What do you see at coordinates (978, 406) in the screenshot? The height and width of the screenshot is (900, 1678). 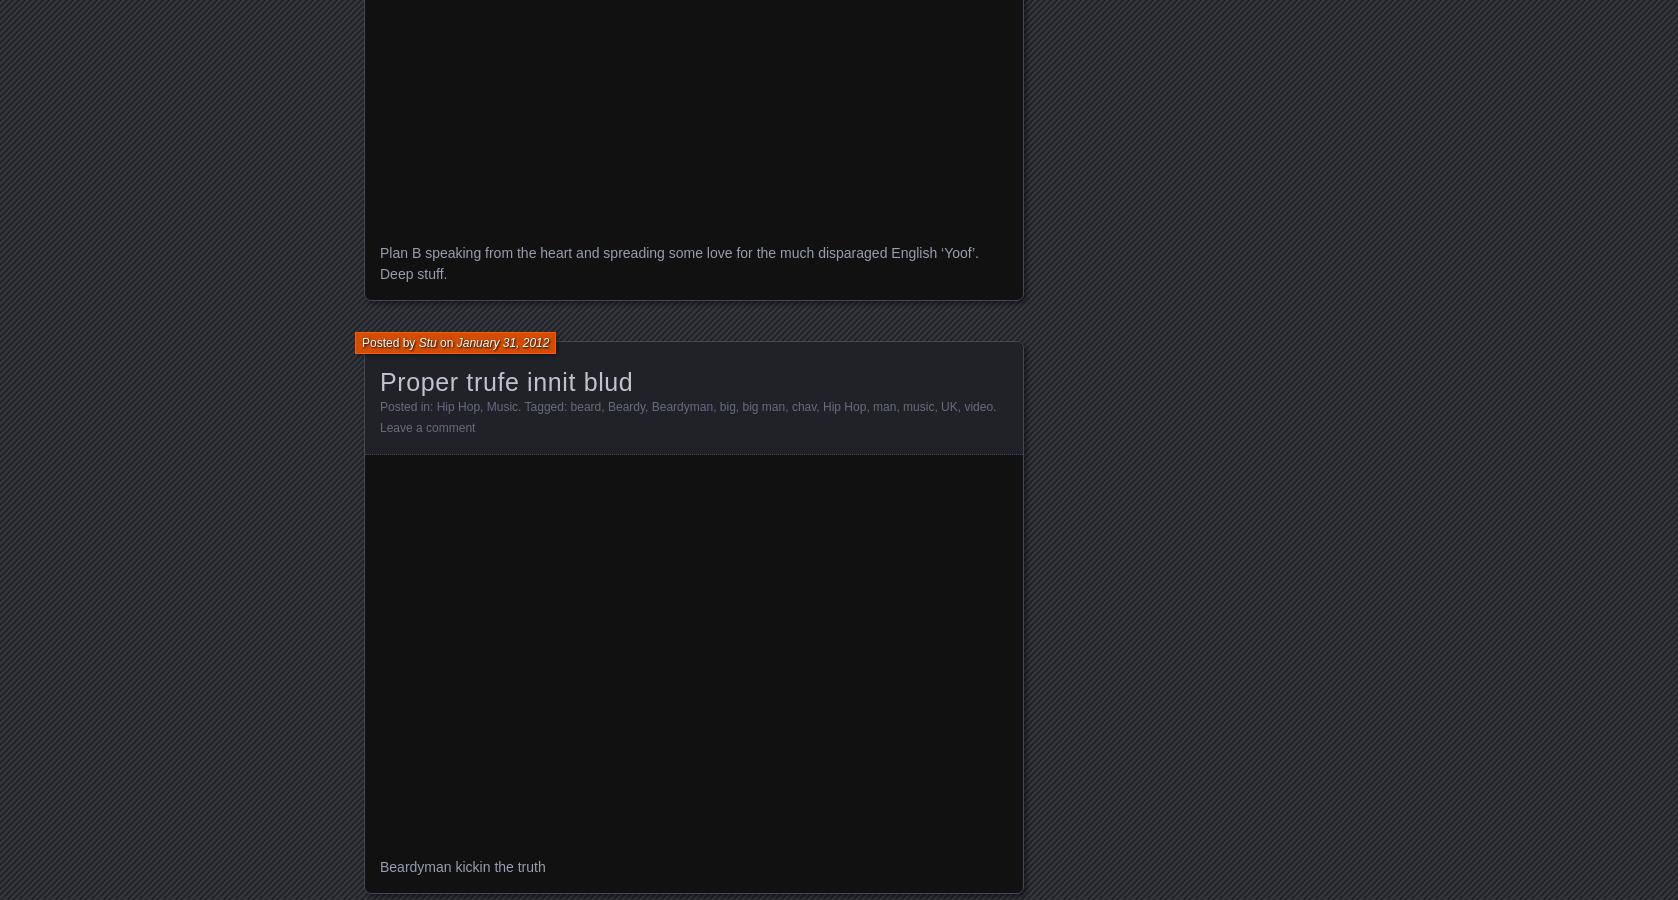 I see `'video'` at bounding box center [978, 406].